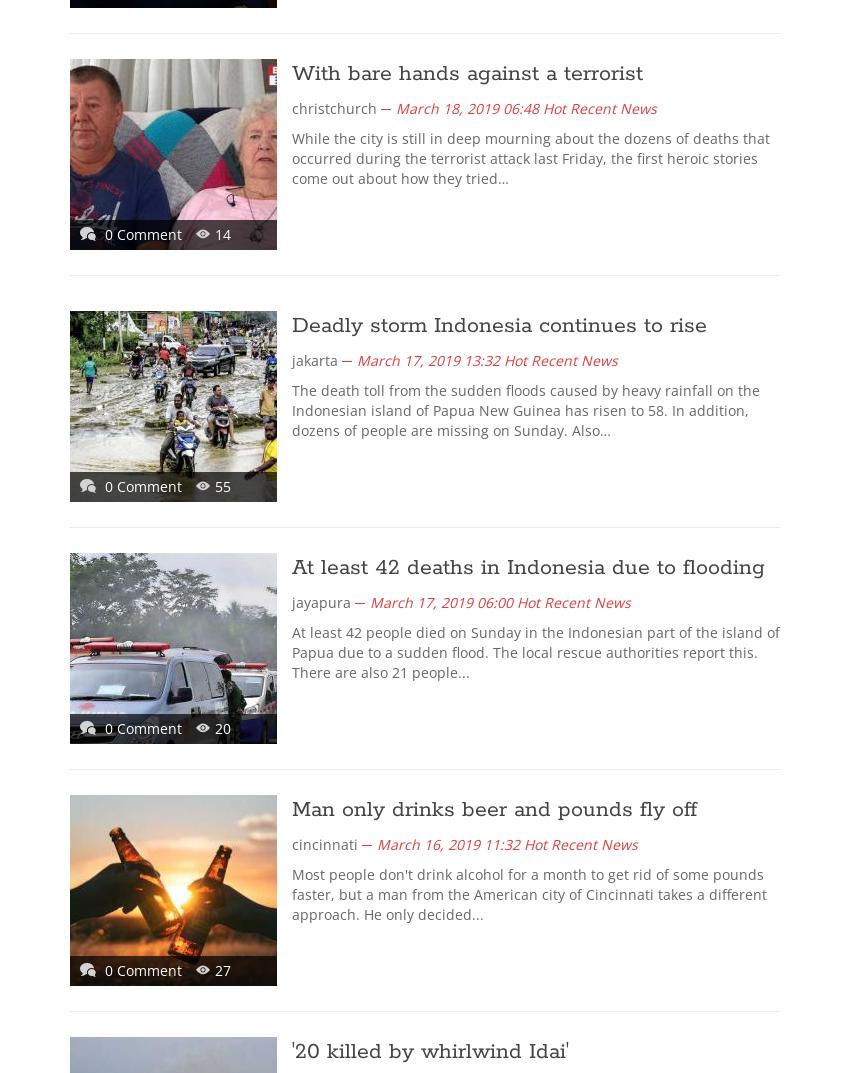 This screenshot has height=1073, width=850. I want to click on 'March 18, 2019 06:48', so click(466, 108).